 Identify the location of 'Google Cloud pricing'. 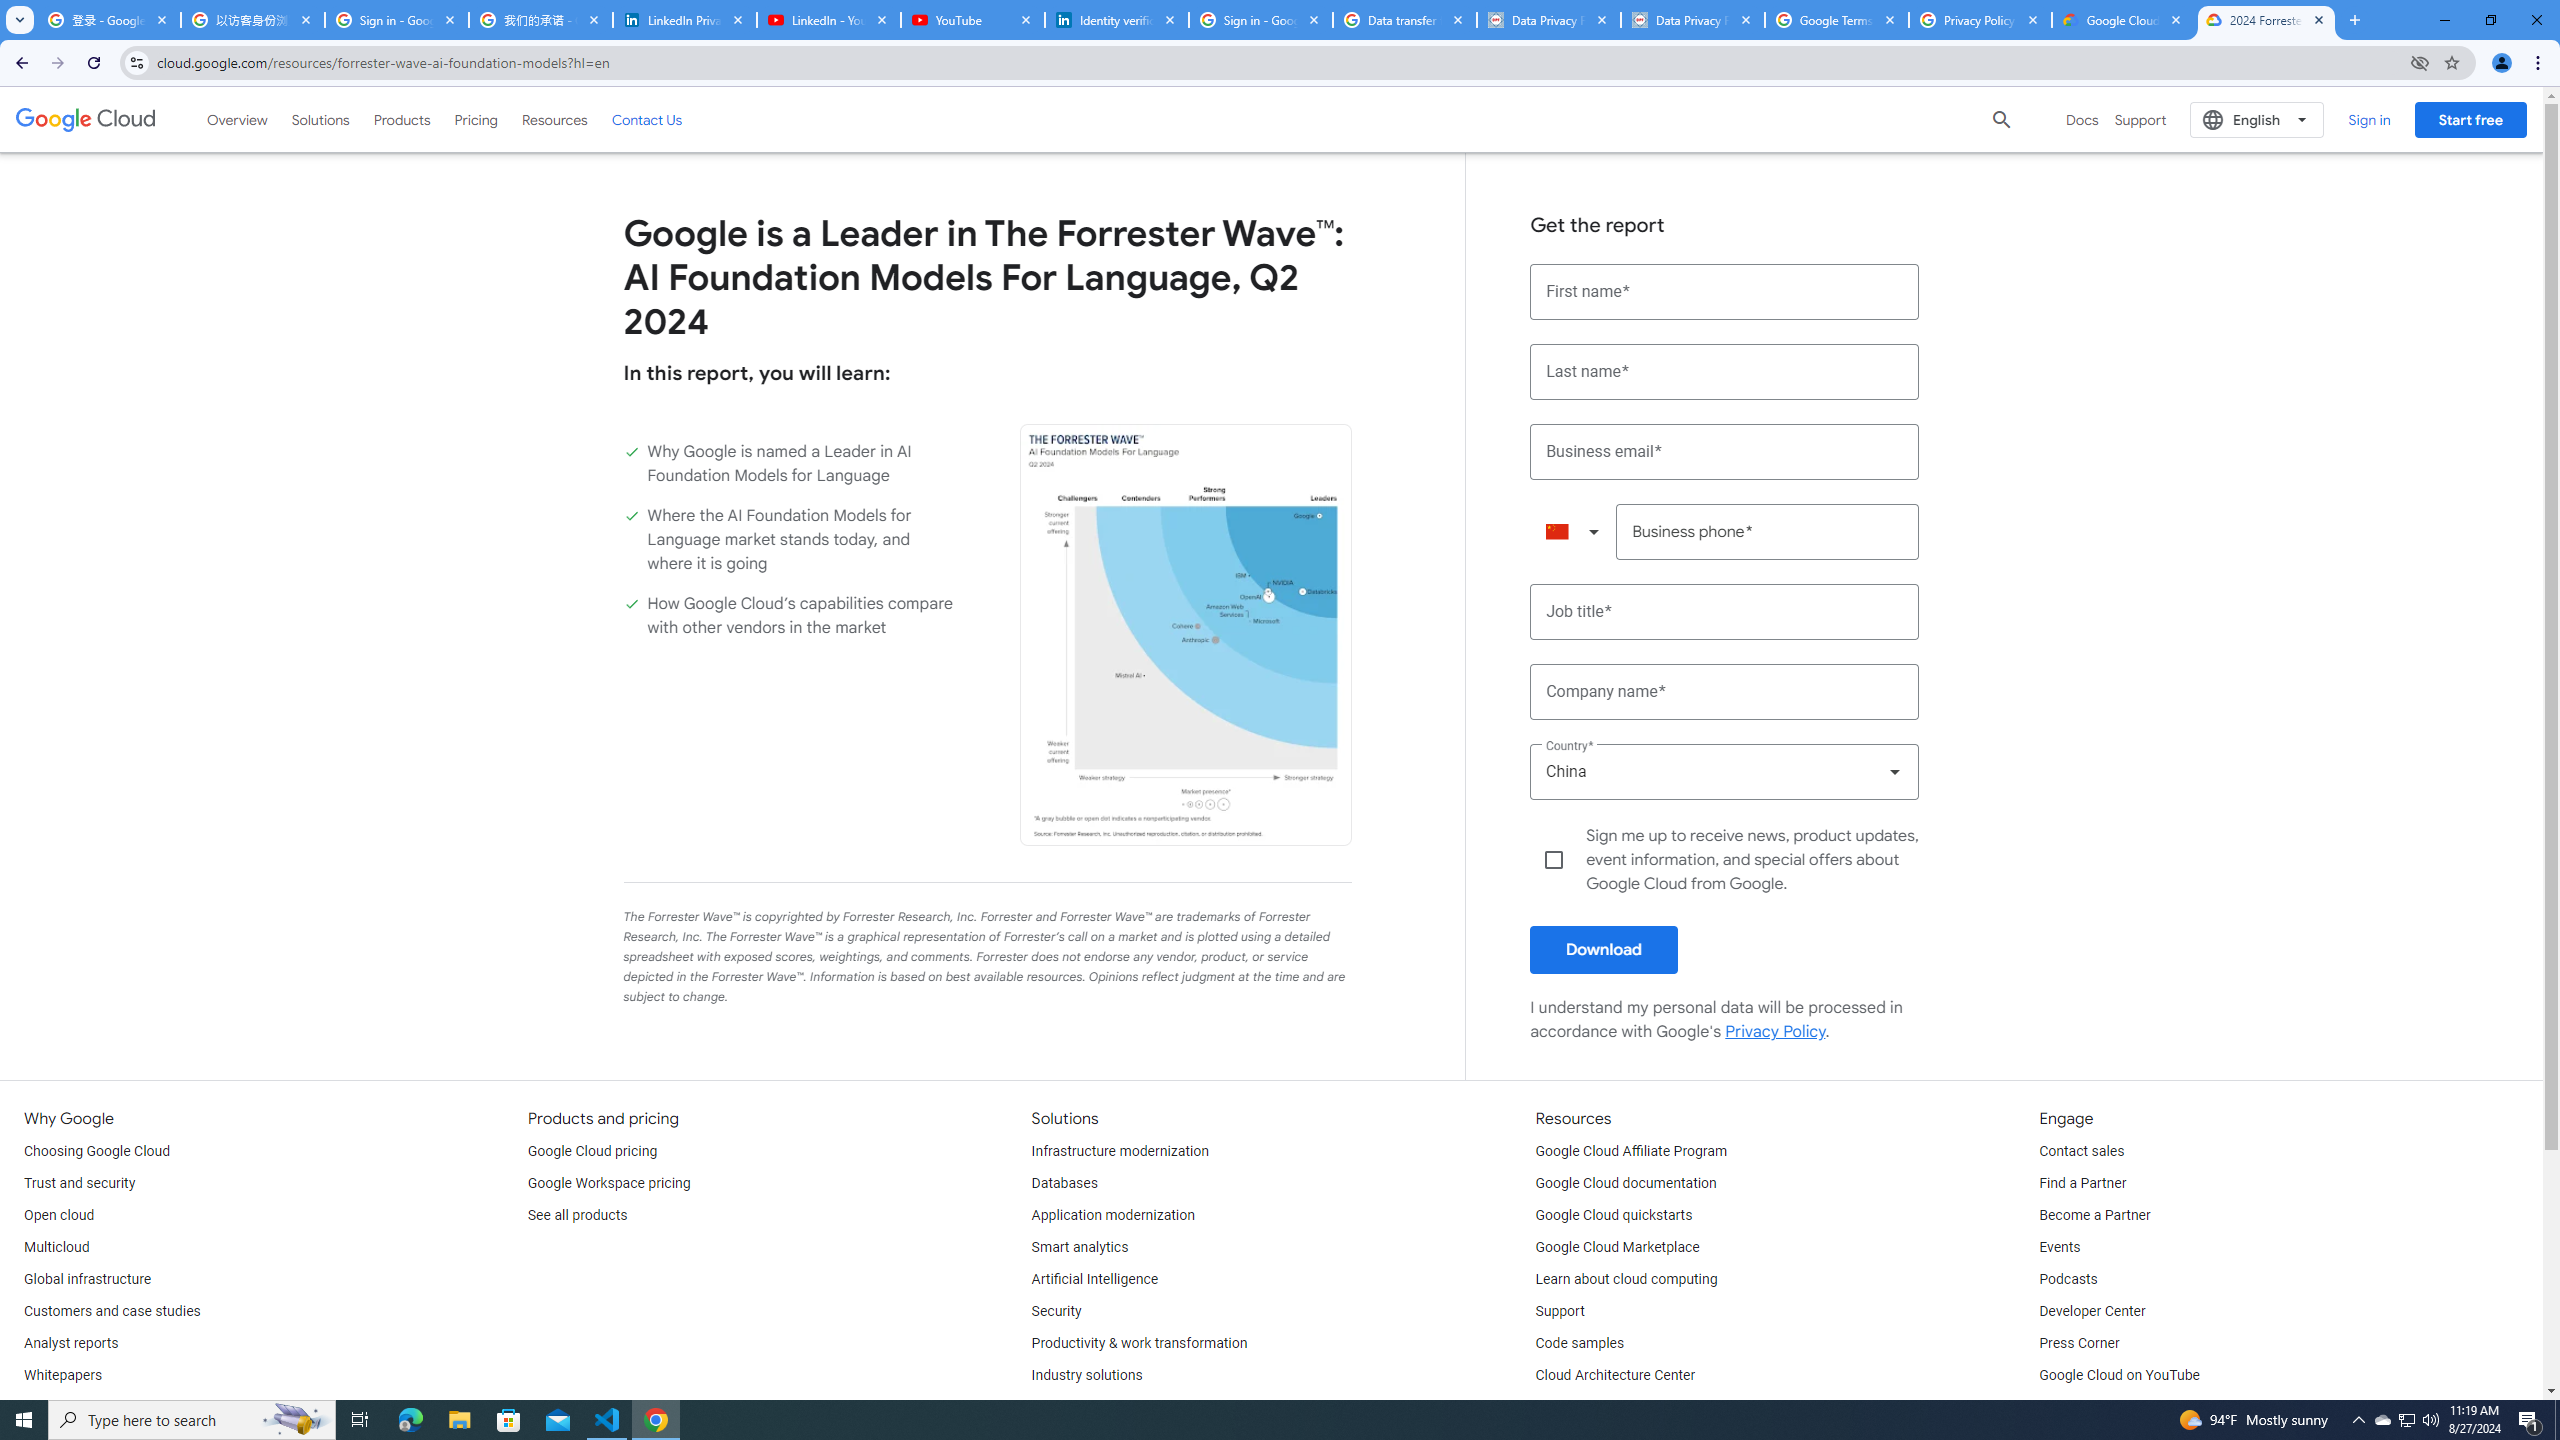
(591, 1152).